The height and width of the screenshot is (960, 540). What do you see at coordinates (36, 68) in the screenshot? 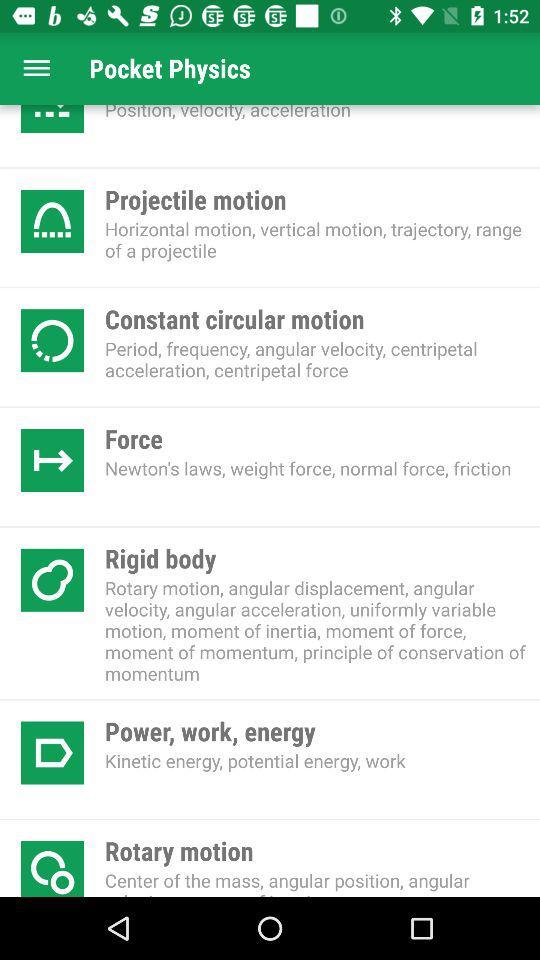
I see `the menu icon` at bounding box center [36, 68].